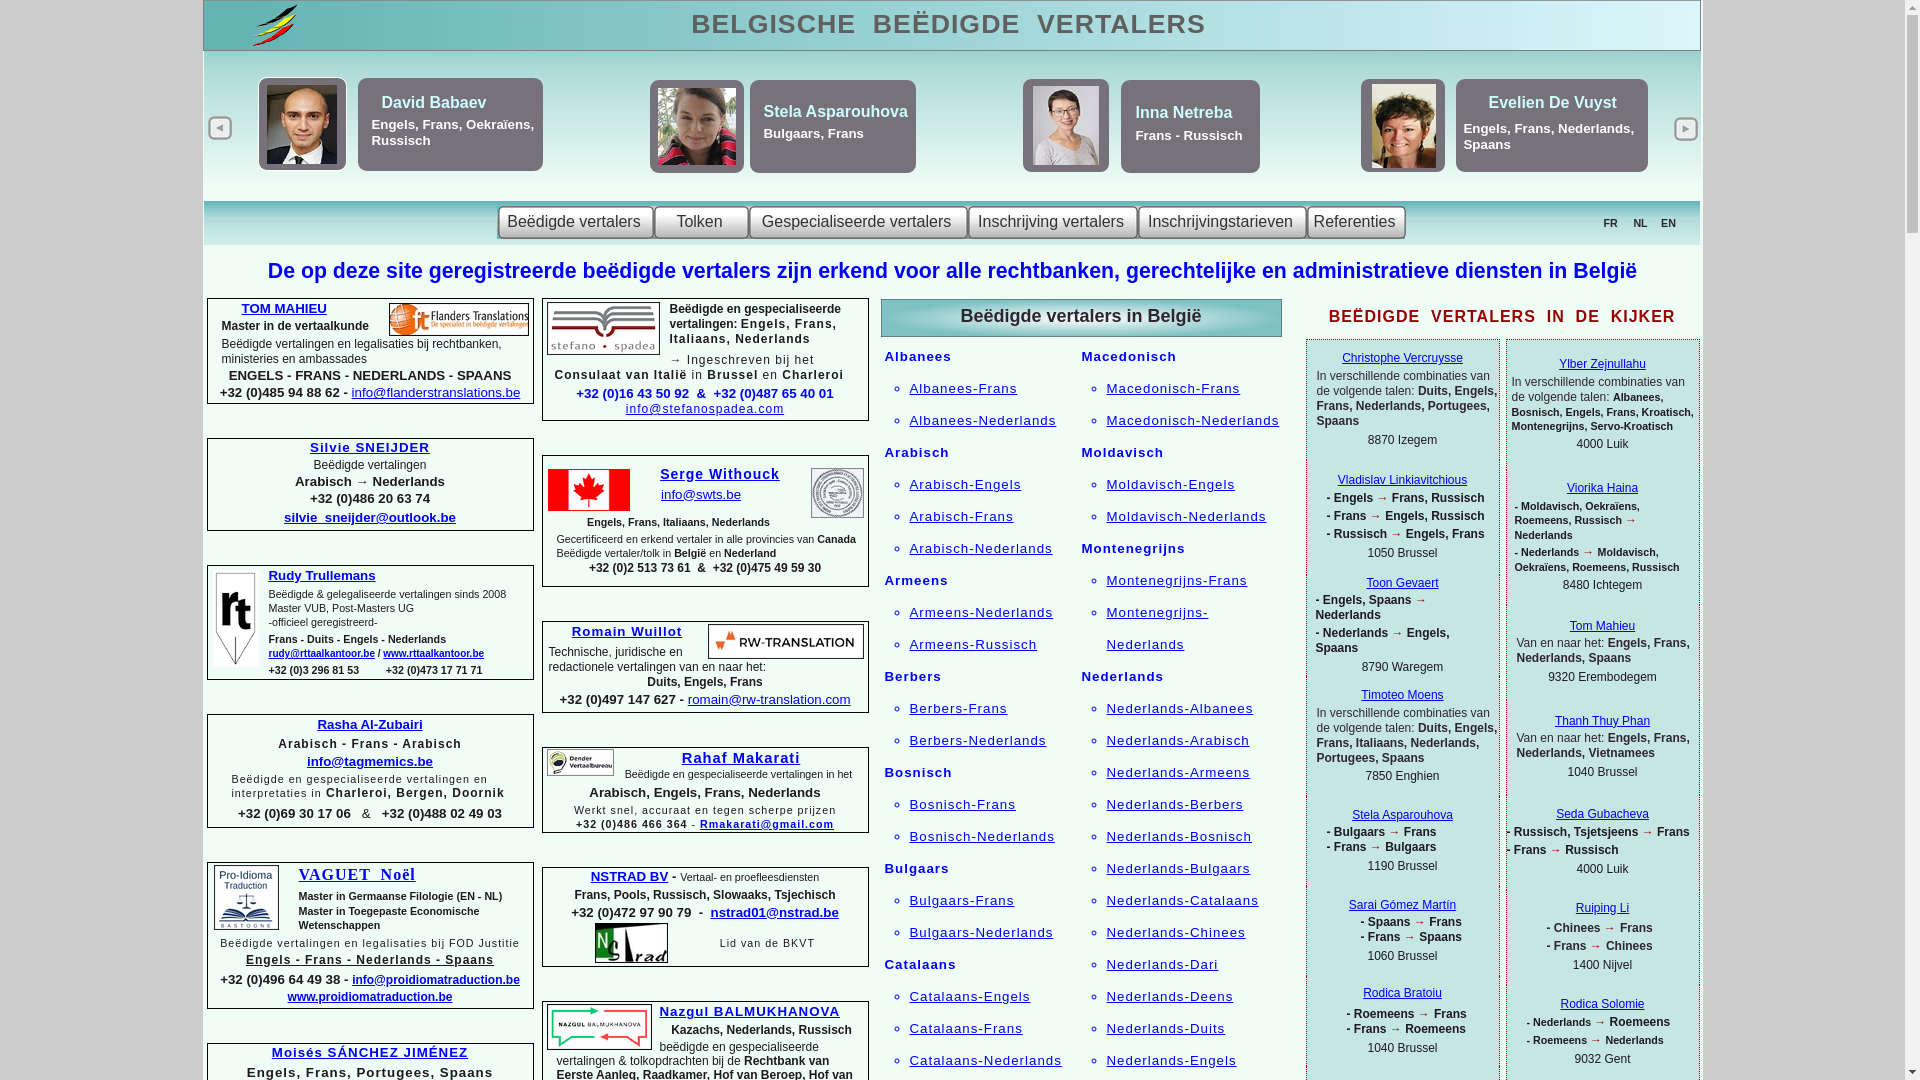  What do you see at coordinates (1178, 836) in the screenshot?
I see `'Nederlands-Bosnisch'` at bounding box center [1178, 836].